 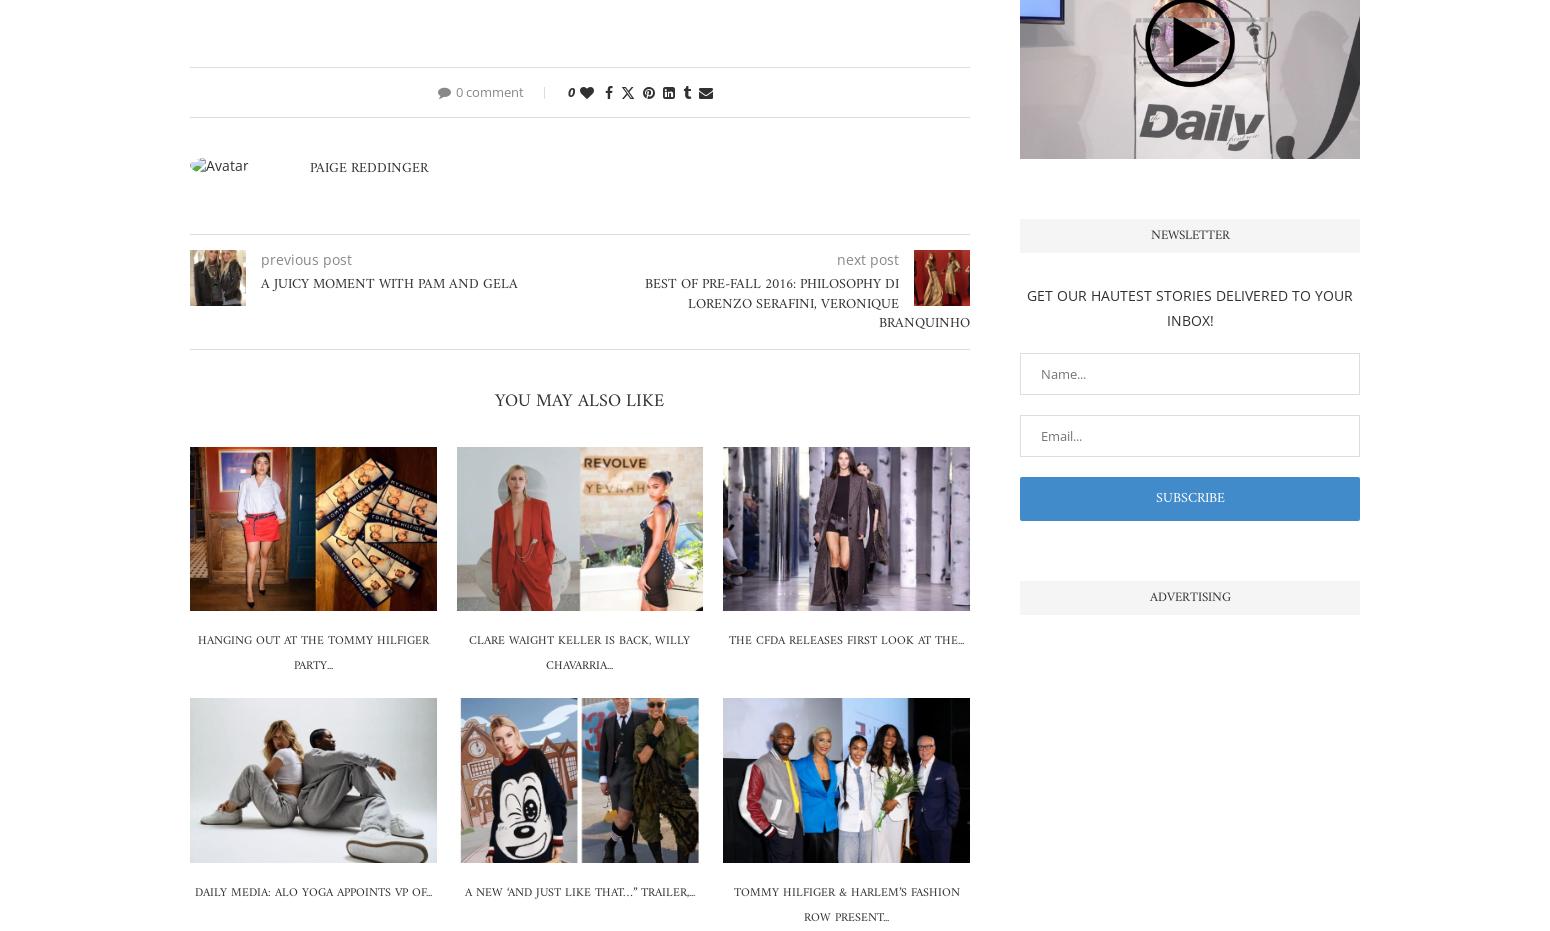 What do you see at coordinates (488, 91) in the screenshot?
I see `'0 comment'` at bounding box center [488, 91].